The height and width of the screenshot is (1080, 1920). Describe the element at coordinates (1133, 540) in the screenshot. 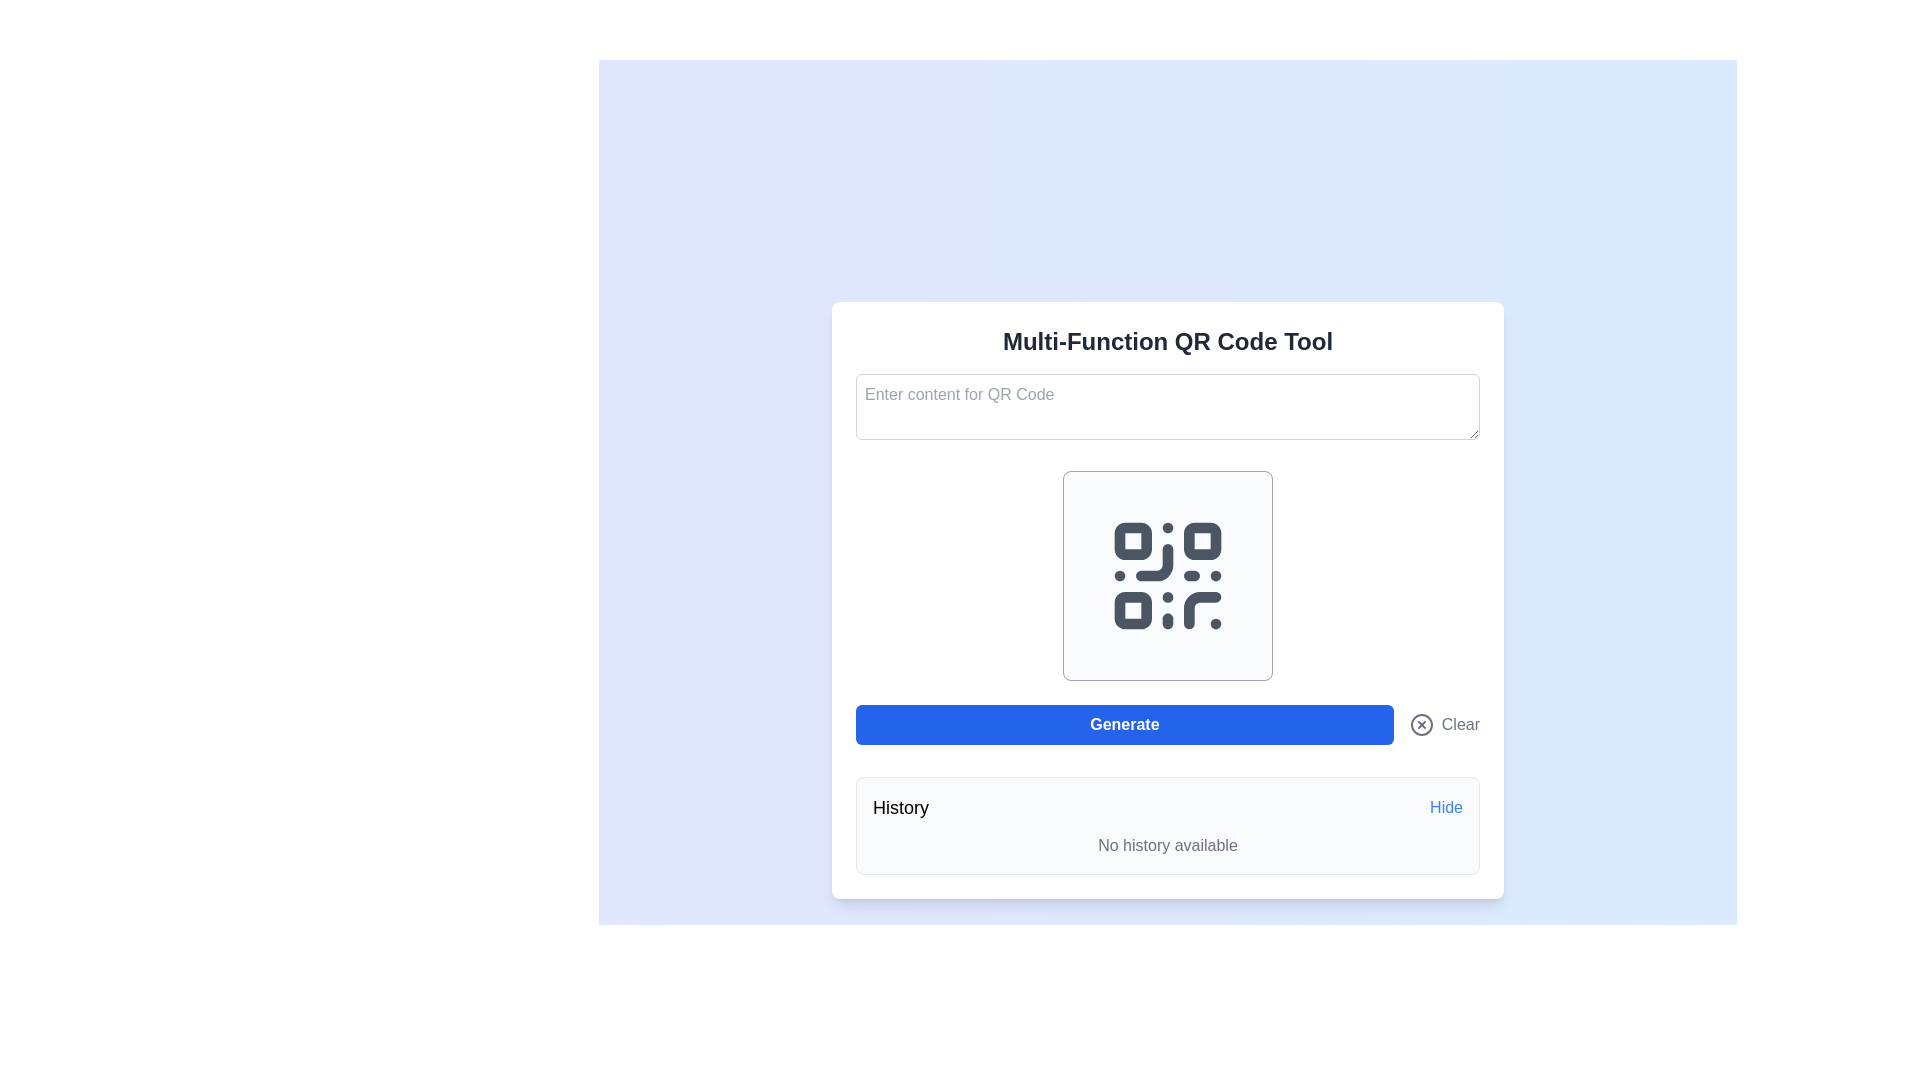

I see `the small square with rounded edges located in the upper-left corner of the QR code grid` at that location.